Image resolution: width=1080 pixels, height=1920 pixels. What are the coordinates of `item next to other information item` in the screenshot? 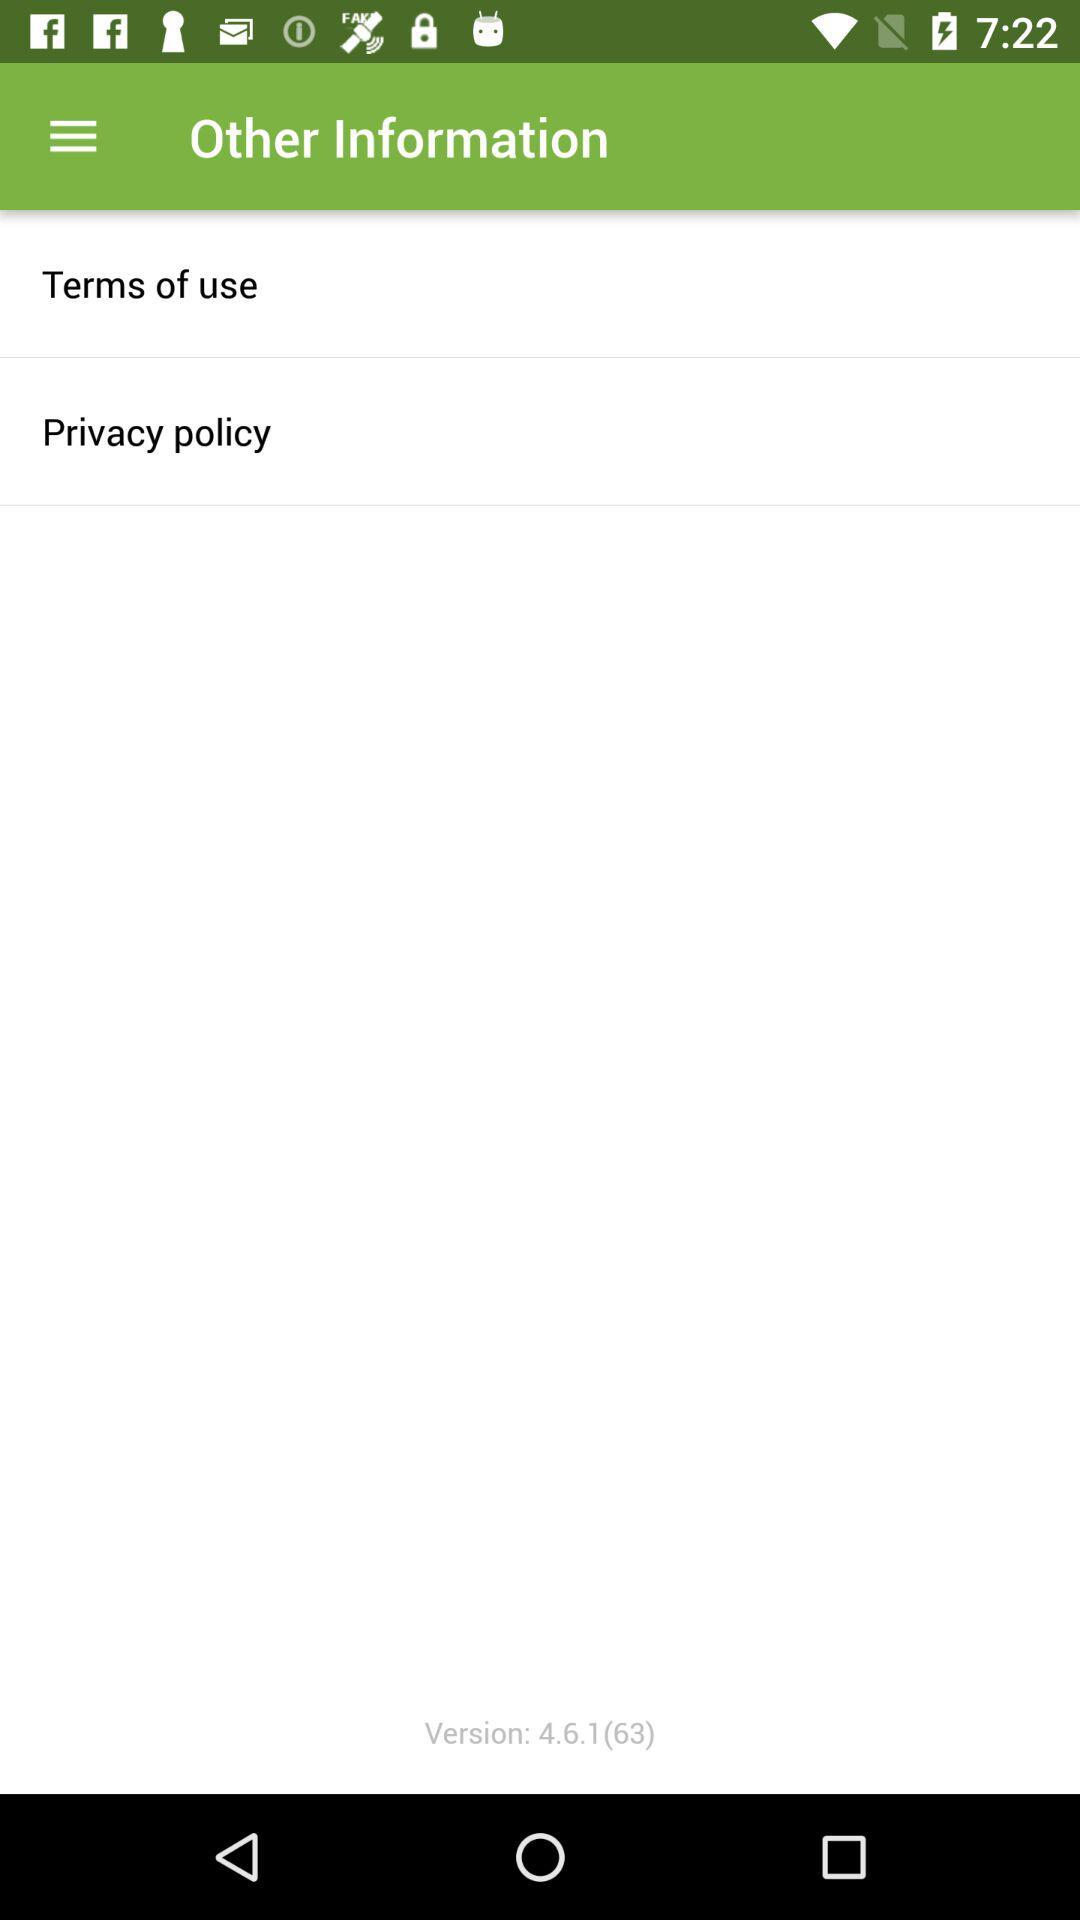 It's located at (72, 135).